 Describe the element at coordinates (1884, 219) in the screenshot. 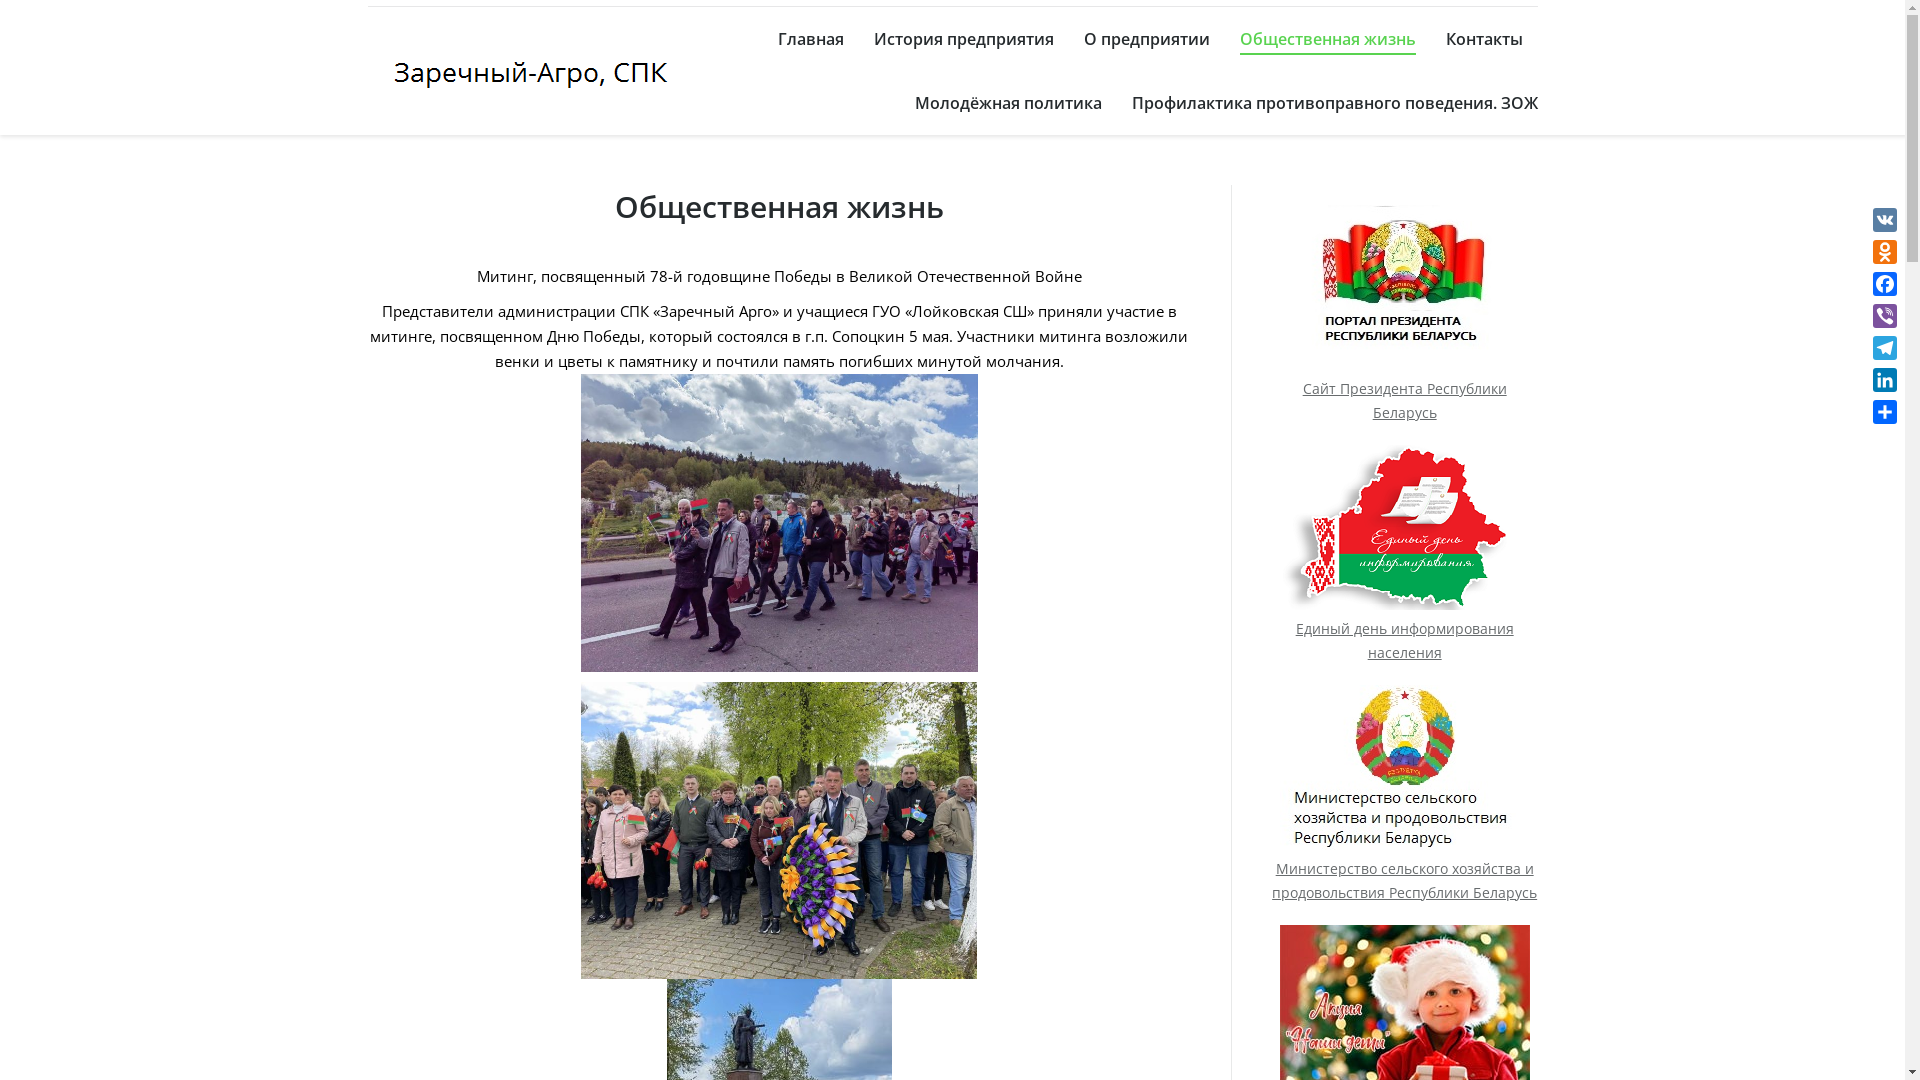

I see `'VK'` at that location.